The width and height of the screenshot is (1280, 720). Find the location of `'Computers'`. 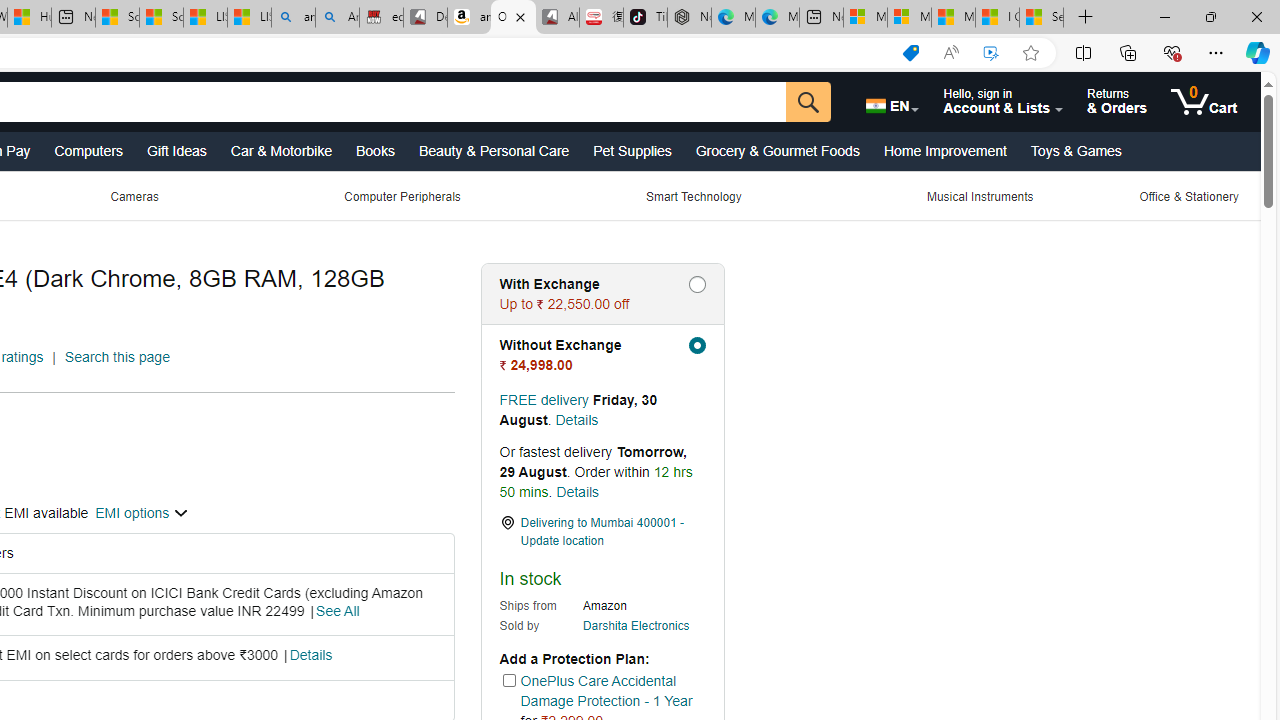

'Computers' is located at coordinates (87, 149).